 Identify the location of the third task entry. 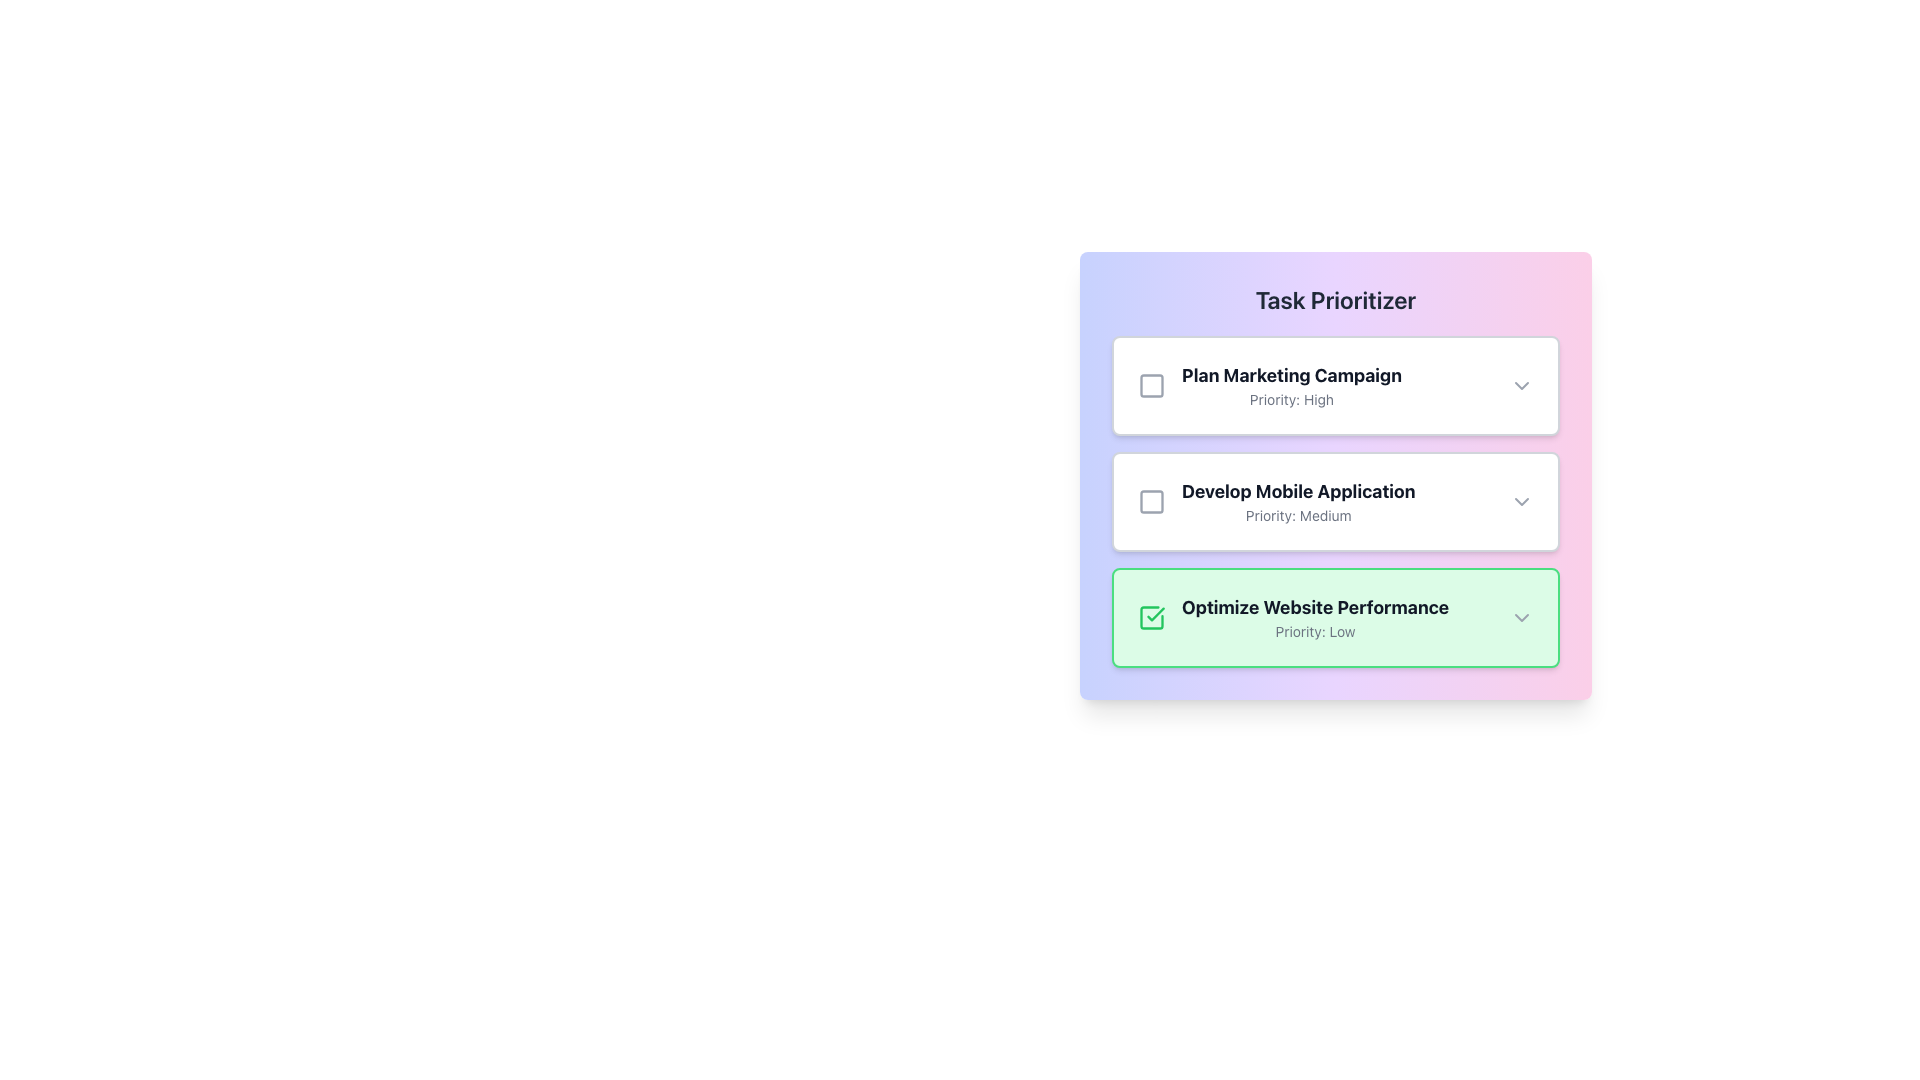
(1324, 616).